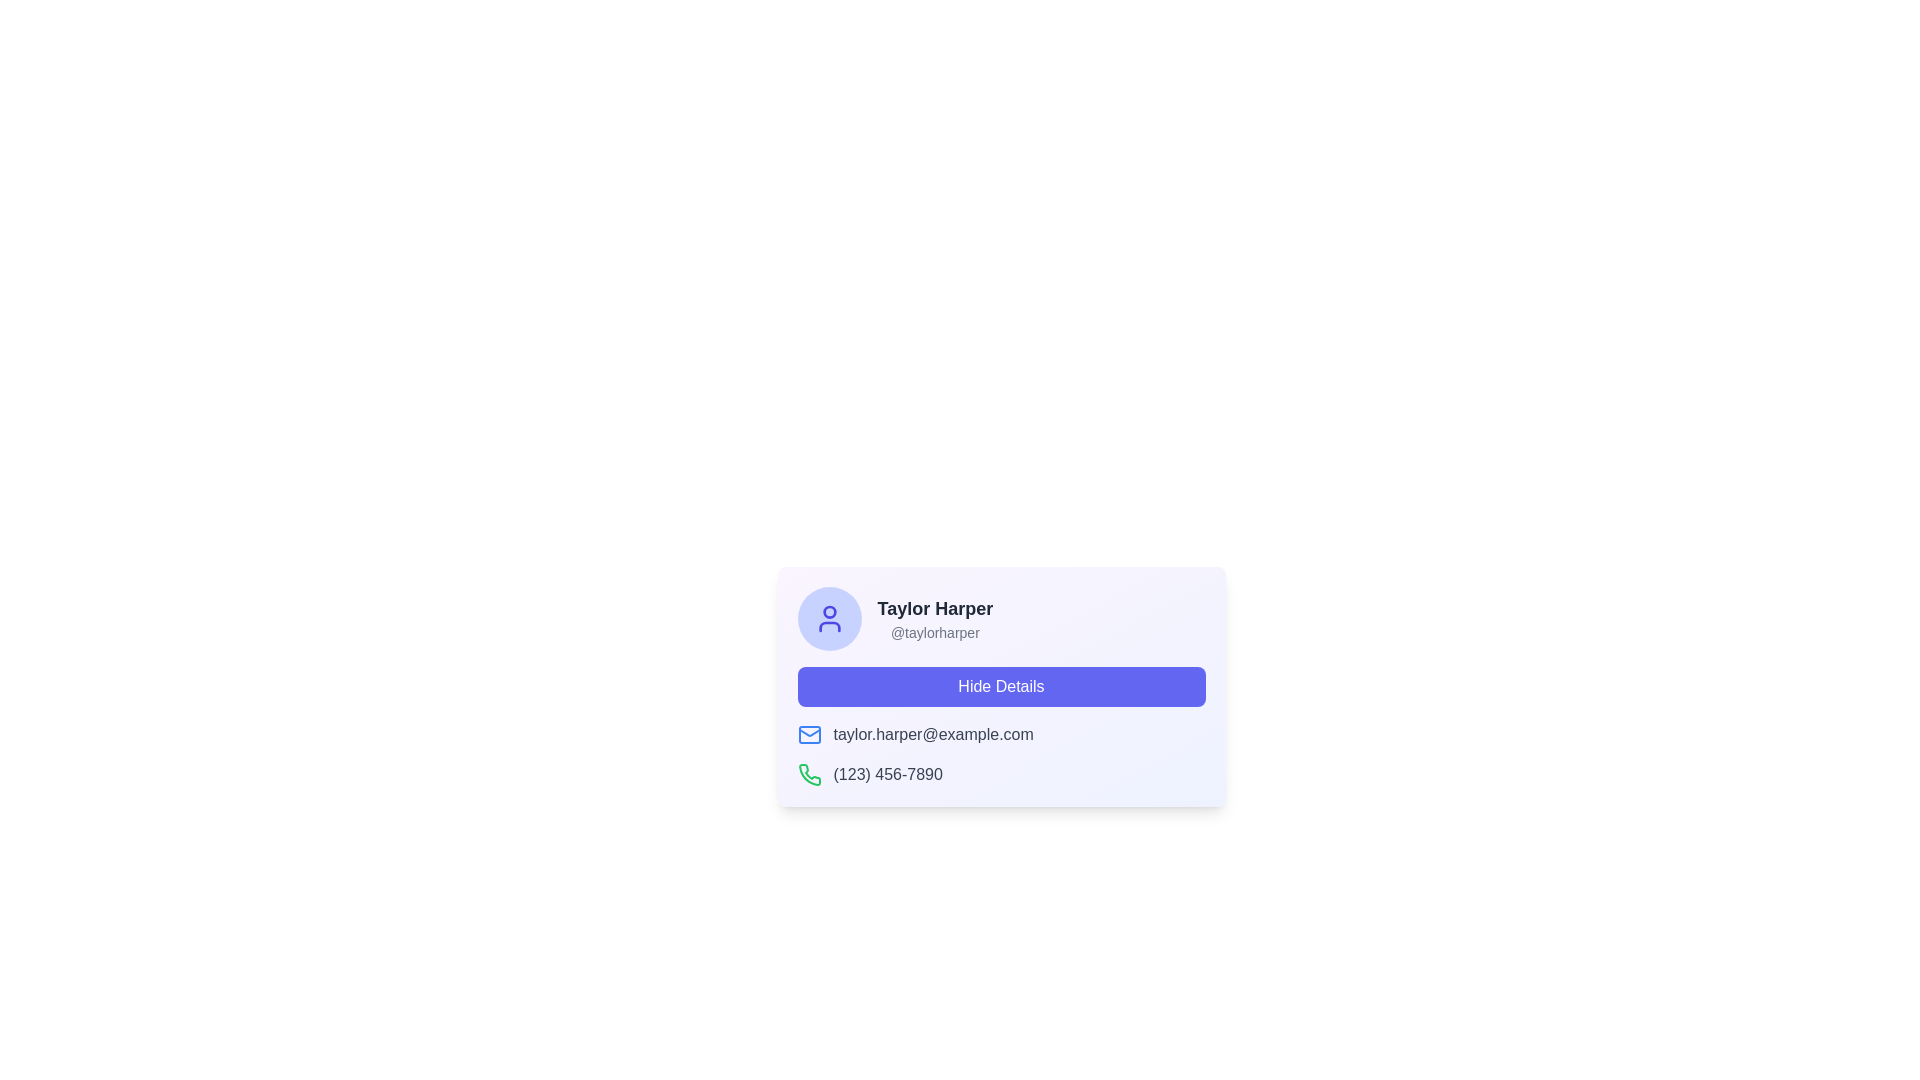 The image size is (1920, 1080). Describe the element at coordinates (809, 774) in the screenshot. I see `the green telephone icon located to the left of the phone number '(123) 456-7890' at the bottom-right corner of the card` at that location.